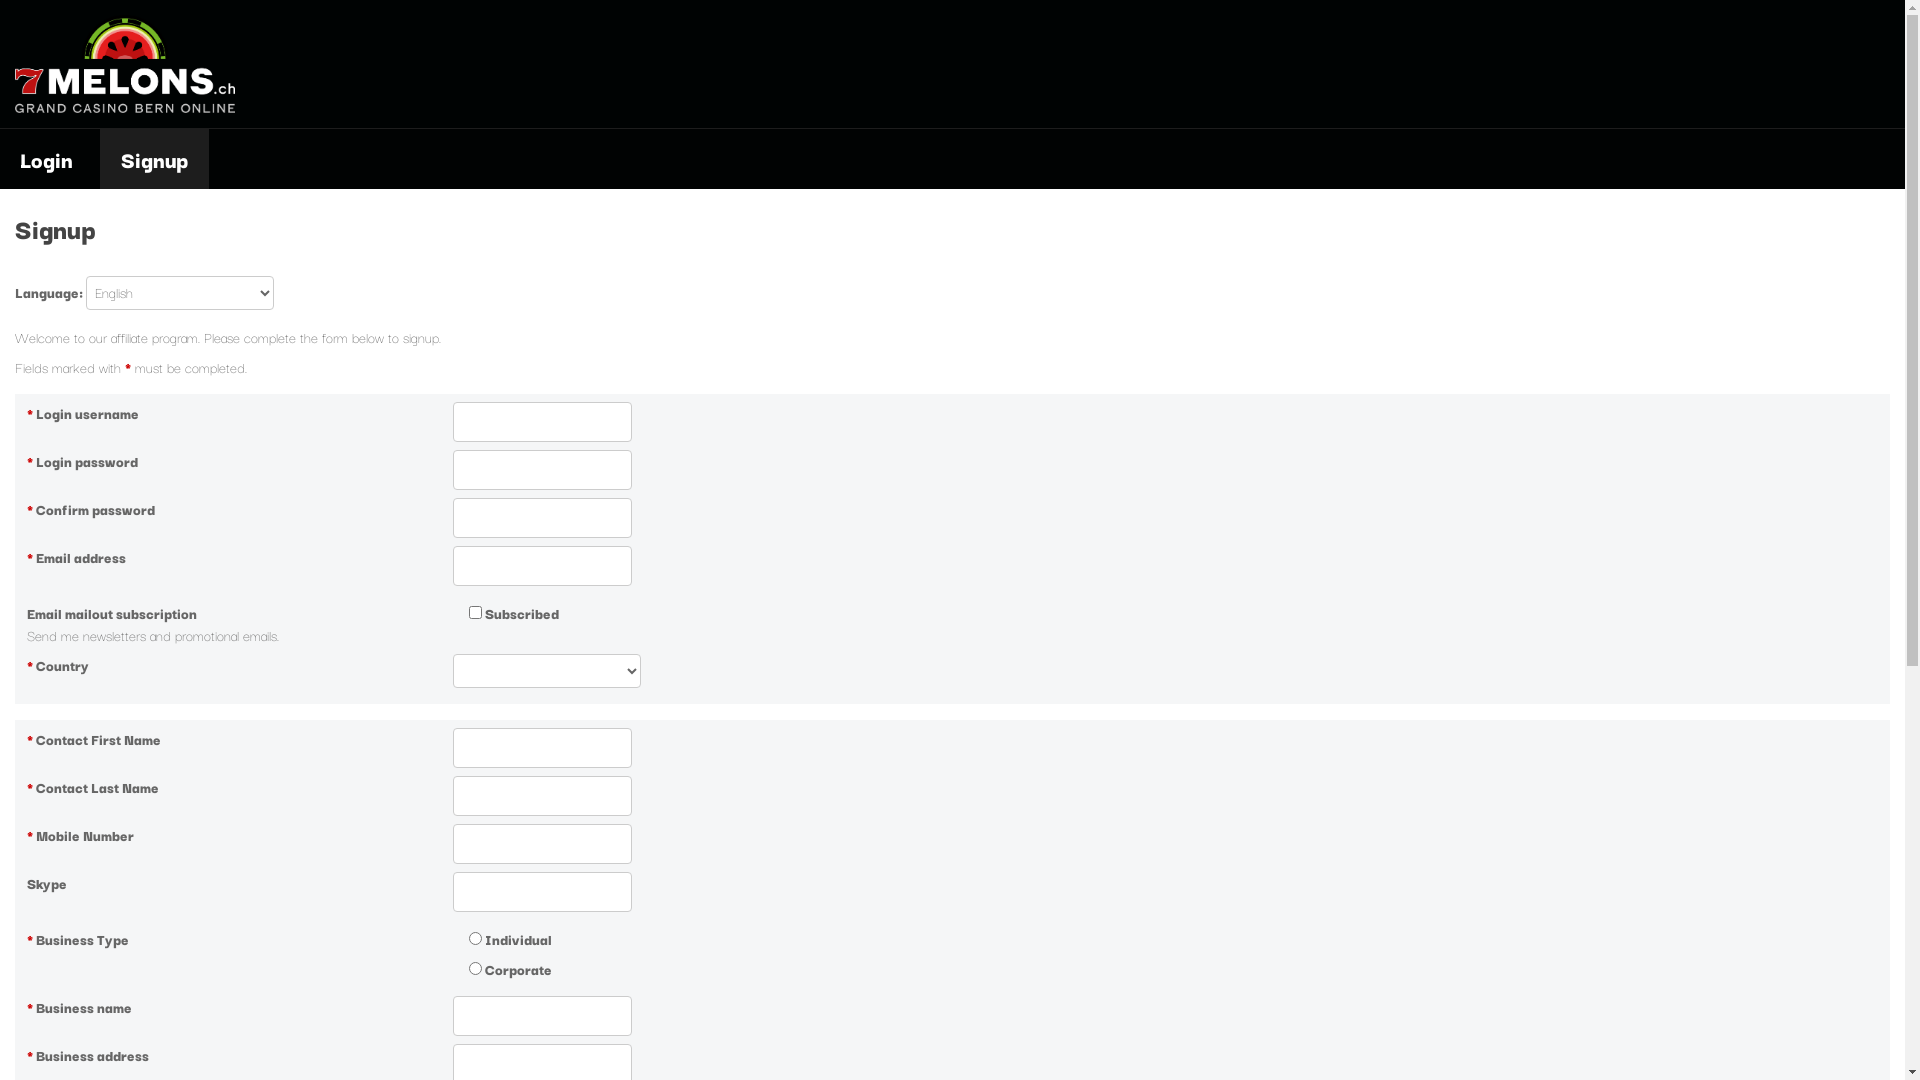 The image size is (1920, 1080). What do you see at coordinates (153, 157) in the screenshot?
I see `'Signup'` at bounding box center [153, 157].